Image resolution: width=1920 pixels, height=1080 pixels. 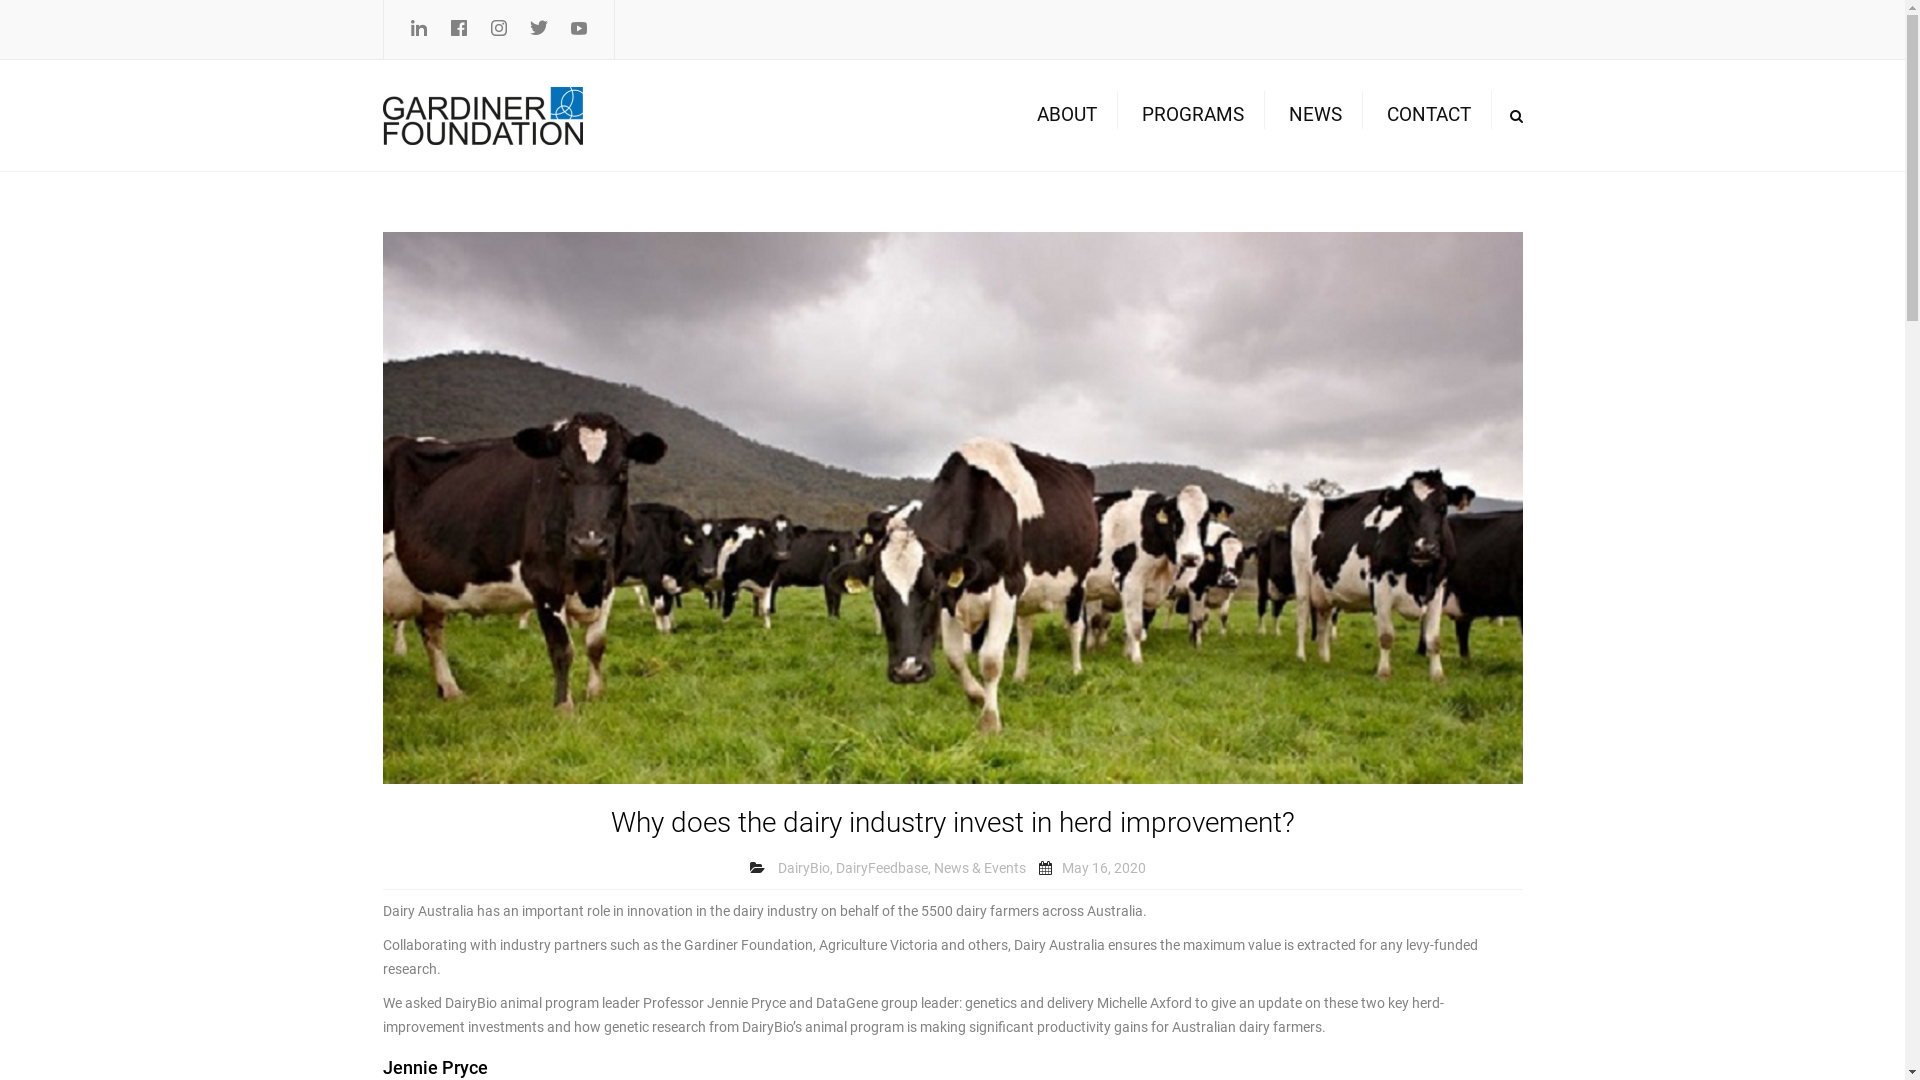 I want to click on 'PROGRAMS', so click(x=1132, y=115).